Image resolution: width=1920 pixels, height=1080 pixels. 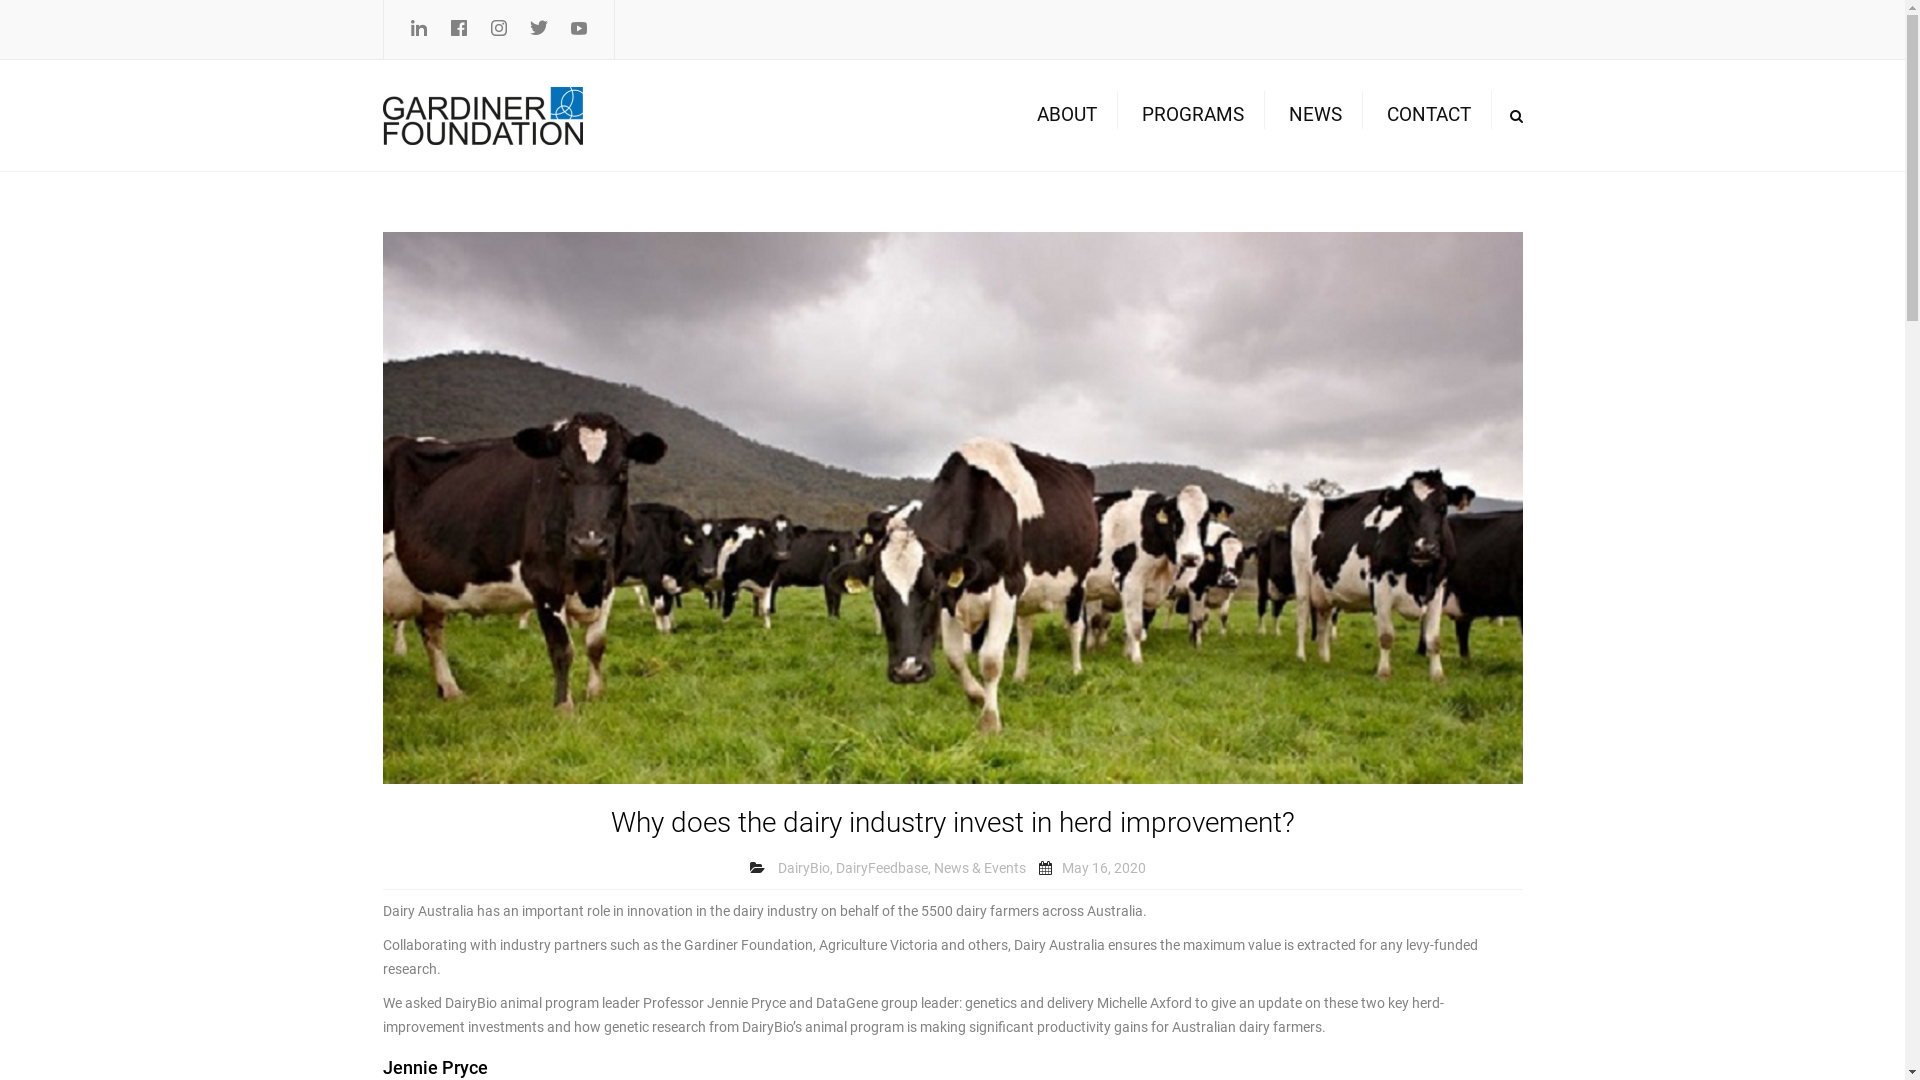 I want to click on 'PROGRAMS', so click(x=1132, y=115).